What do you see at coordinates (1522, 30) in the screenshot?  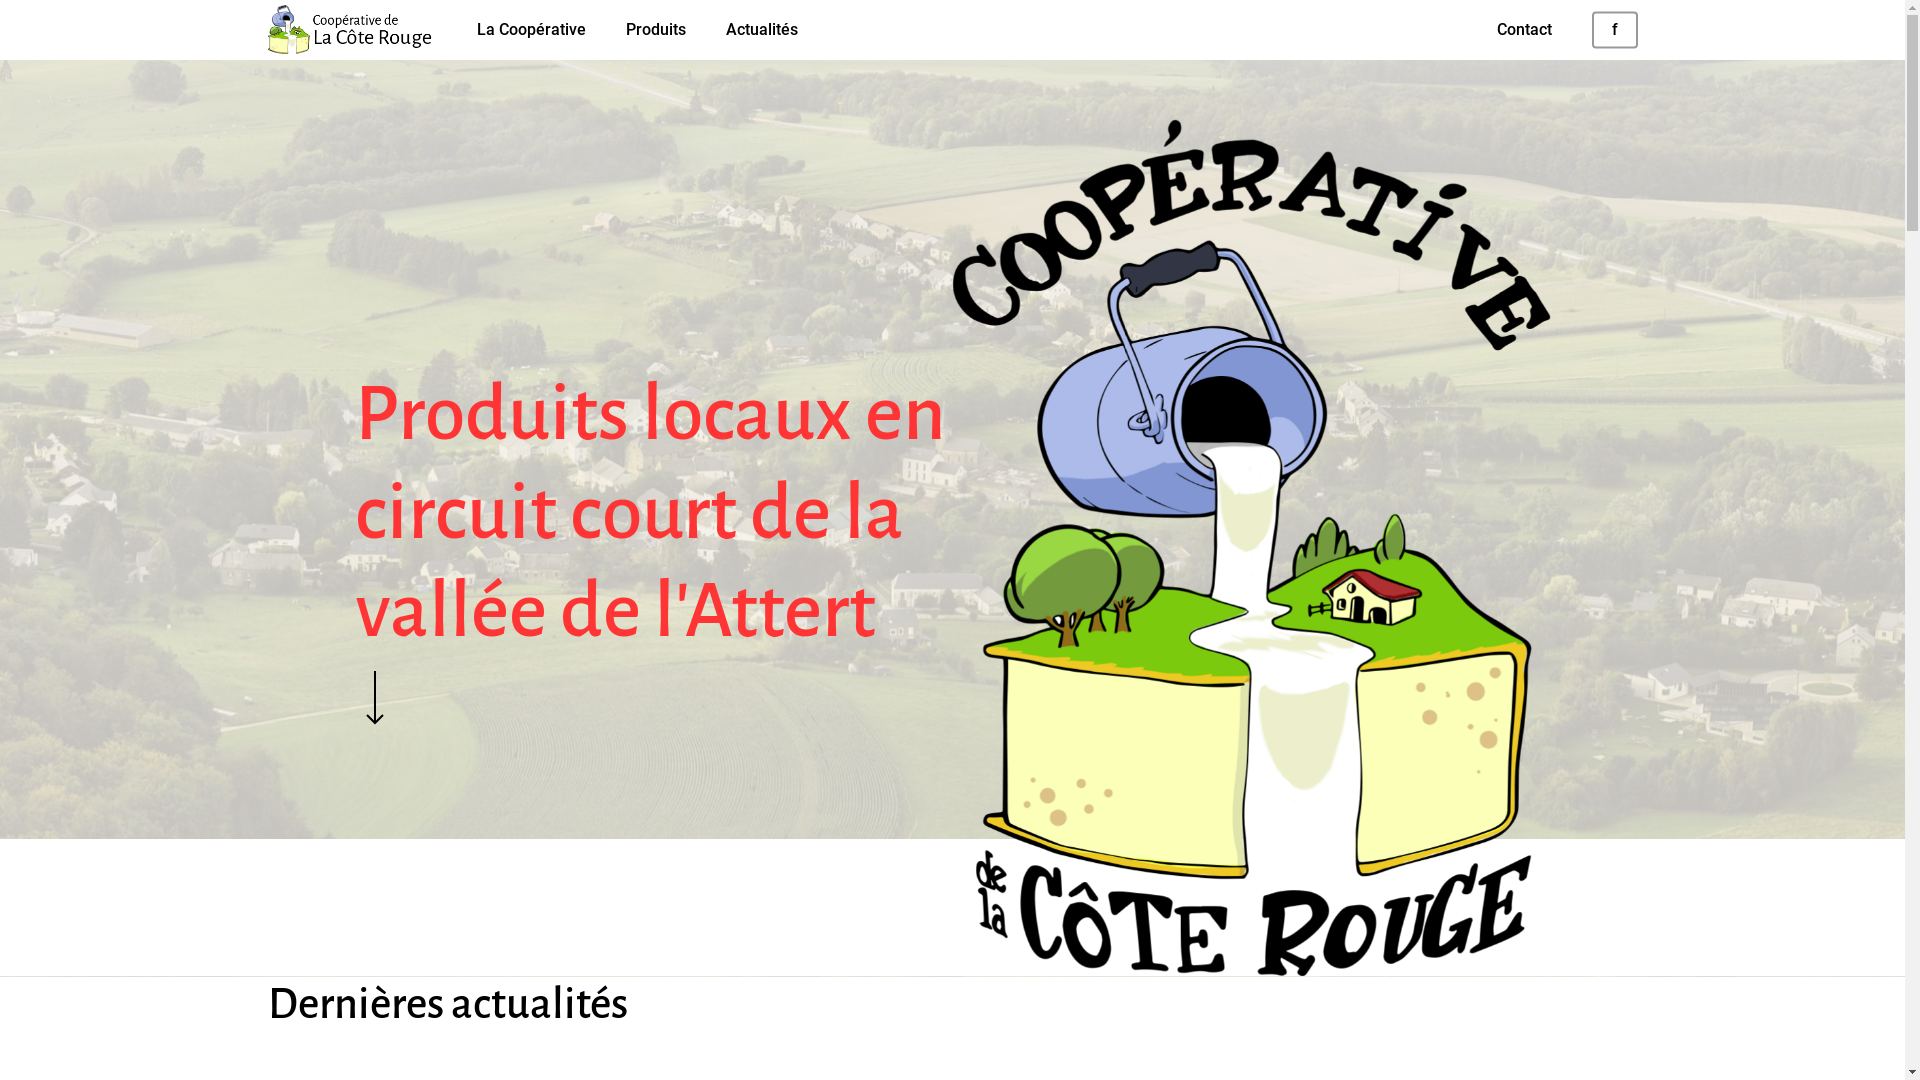 I see `'Contact'` at bounding box center [1522, 30].